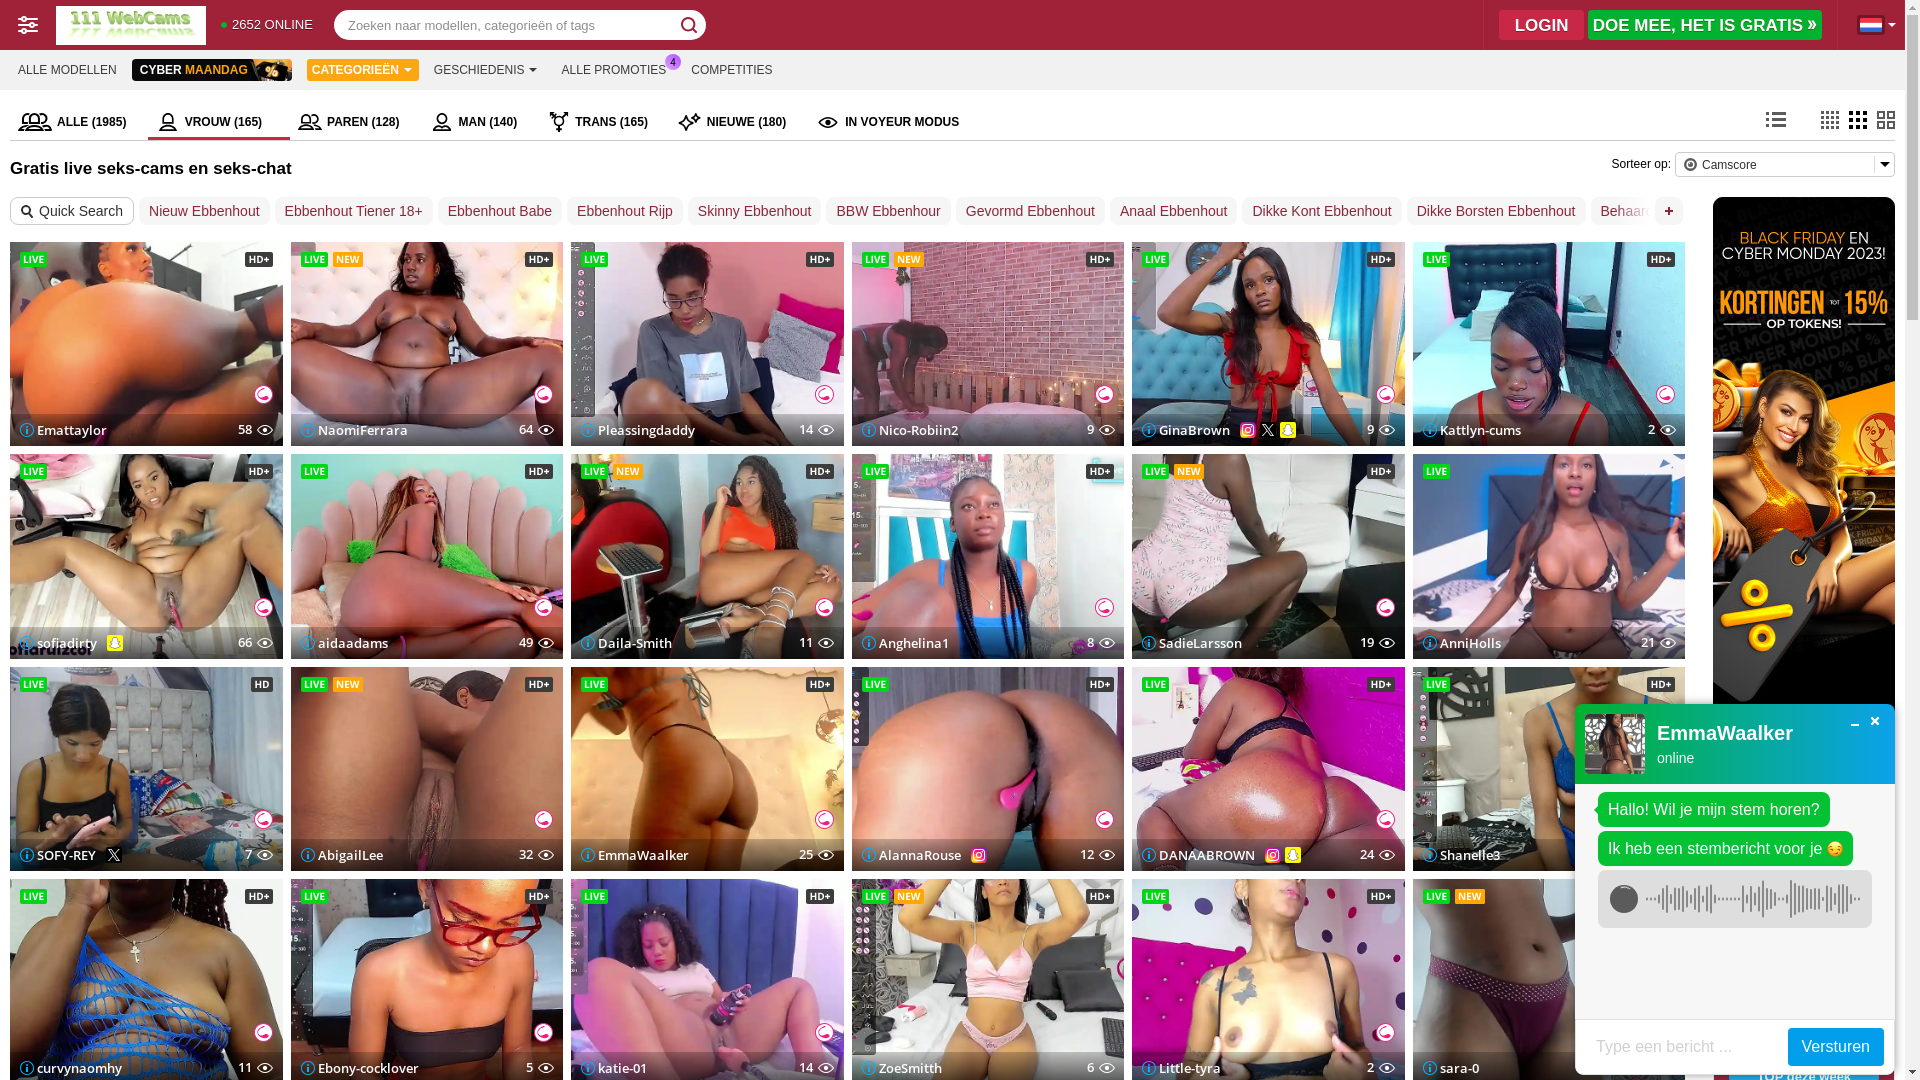 This screenshot has height=1080, width=1920. Describe the element at coordinates (1804, 957) in the screenshot. I see `'FurElisse'` at that location.